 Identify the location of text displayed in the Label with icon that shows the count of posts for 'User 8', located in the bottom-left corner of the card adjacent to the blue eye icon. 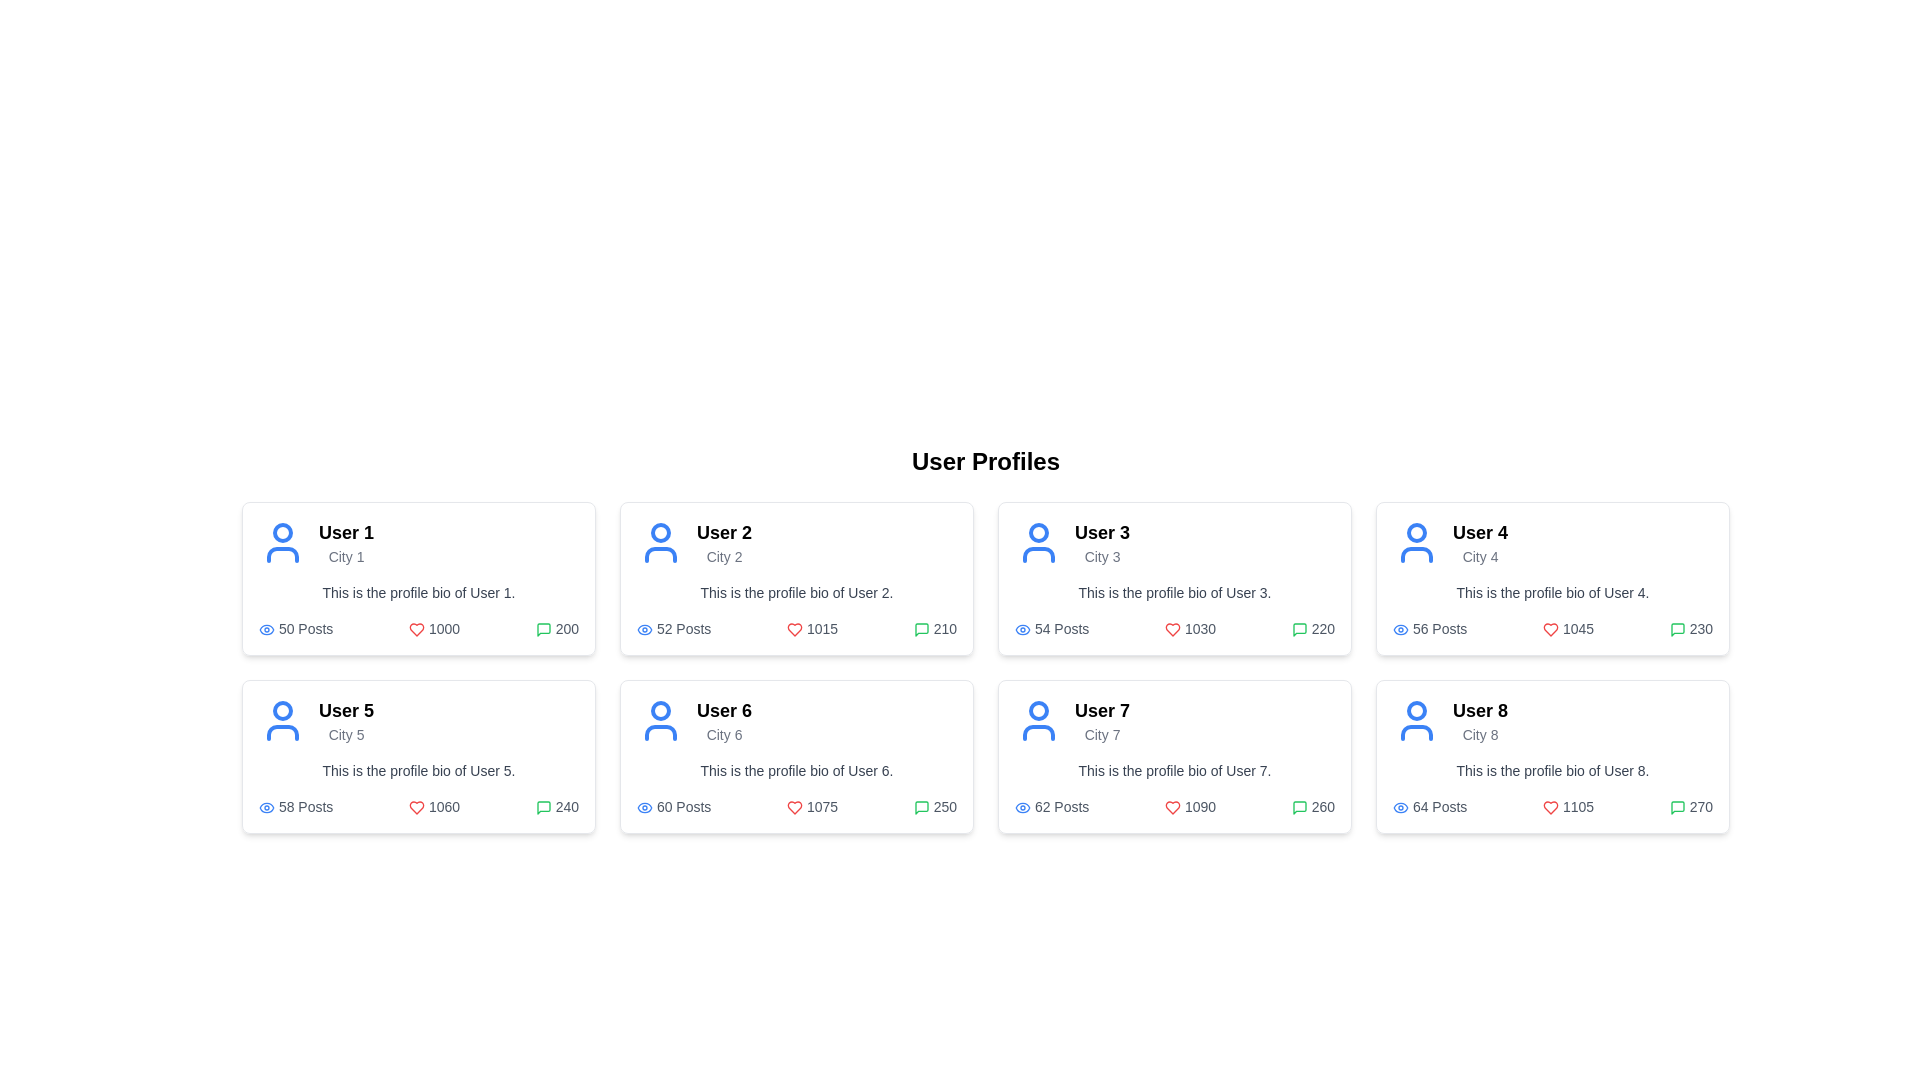
(1429, 805).